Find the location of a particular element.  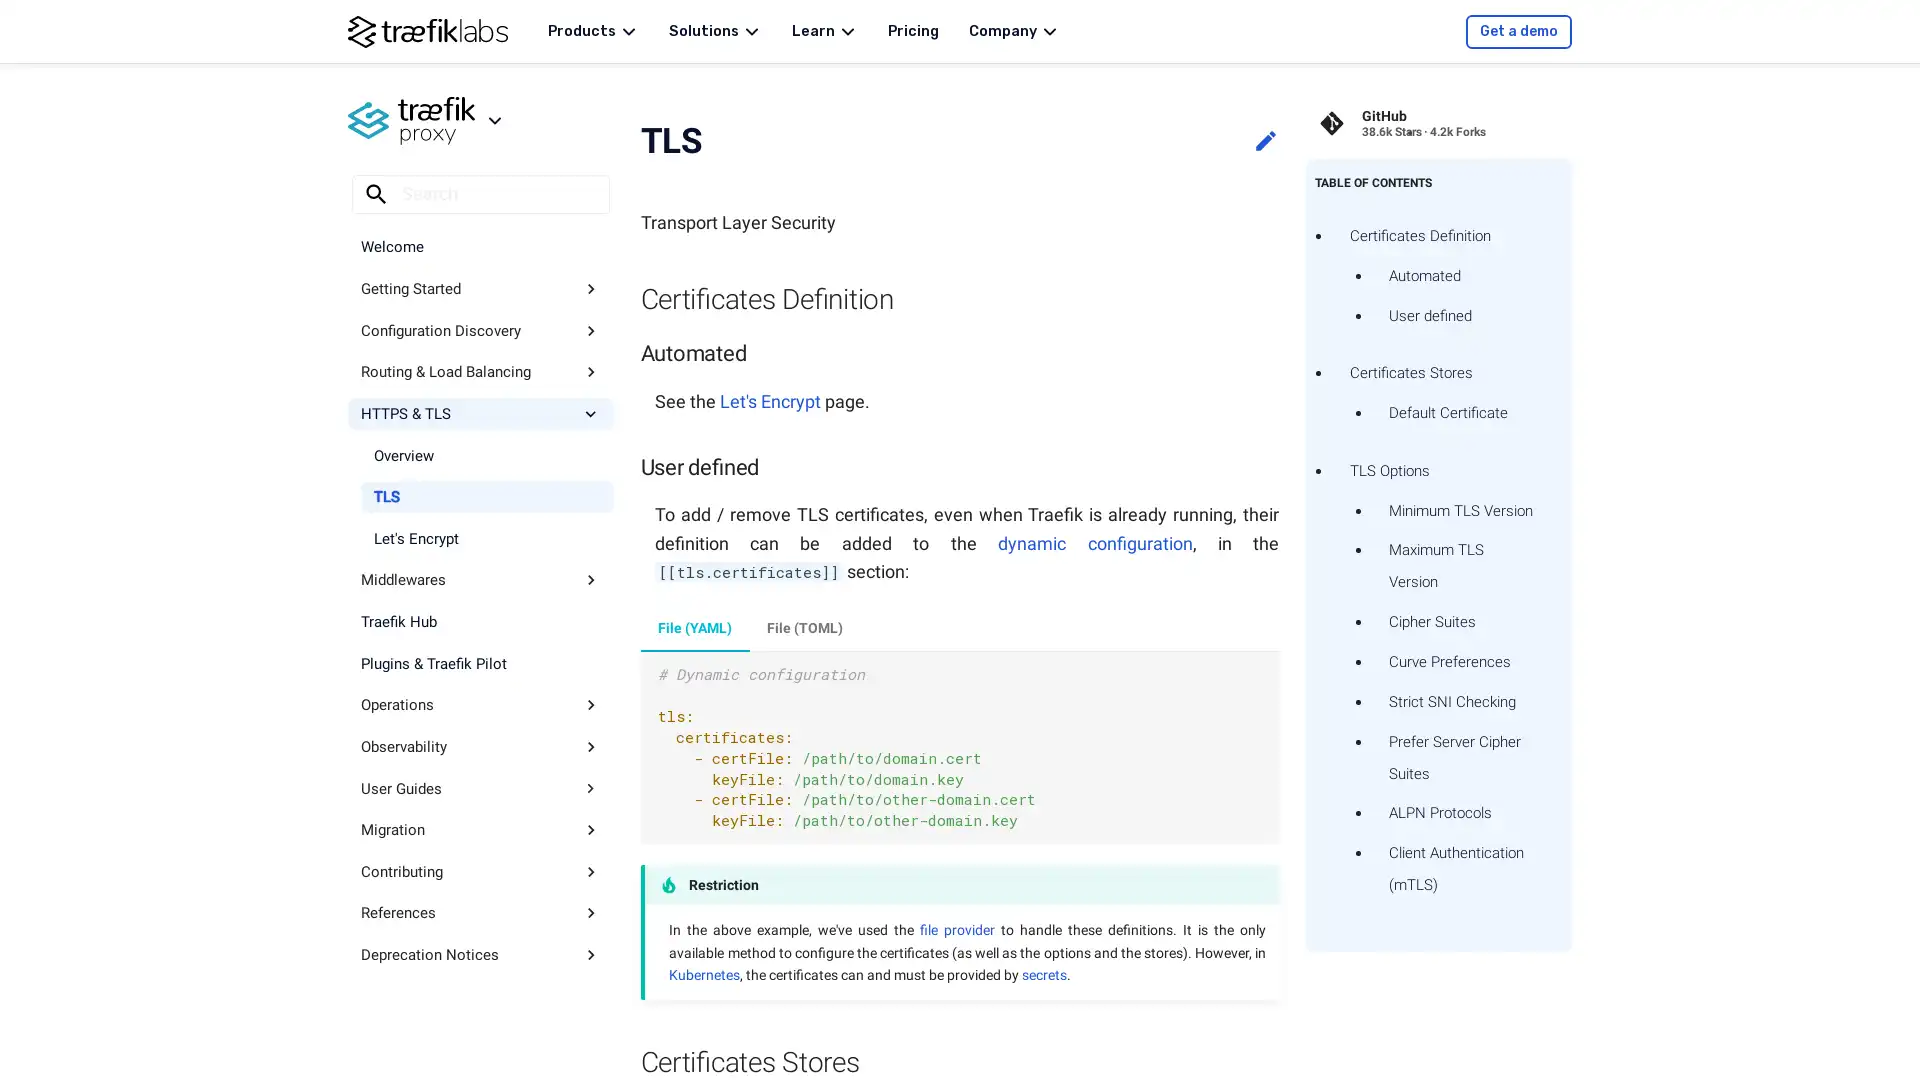

Clear is located at coordinates (584, 193).